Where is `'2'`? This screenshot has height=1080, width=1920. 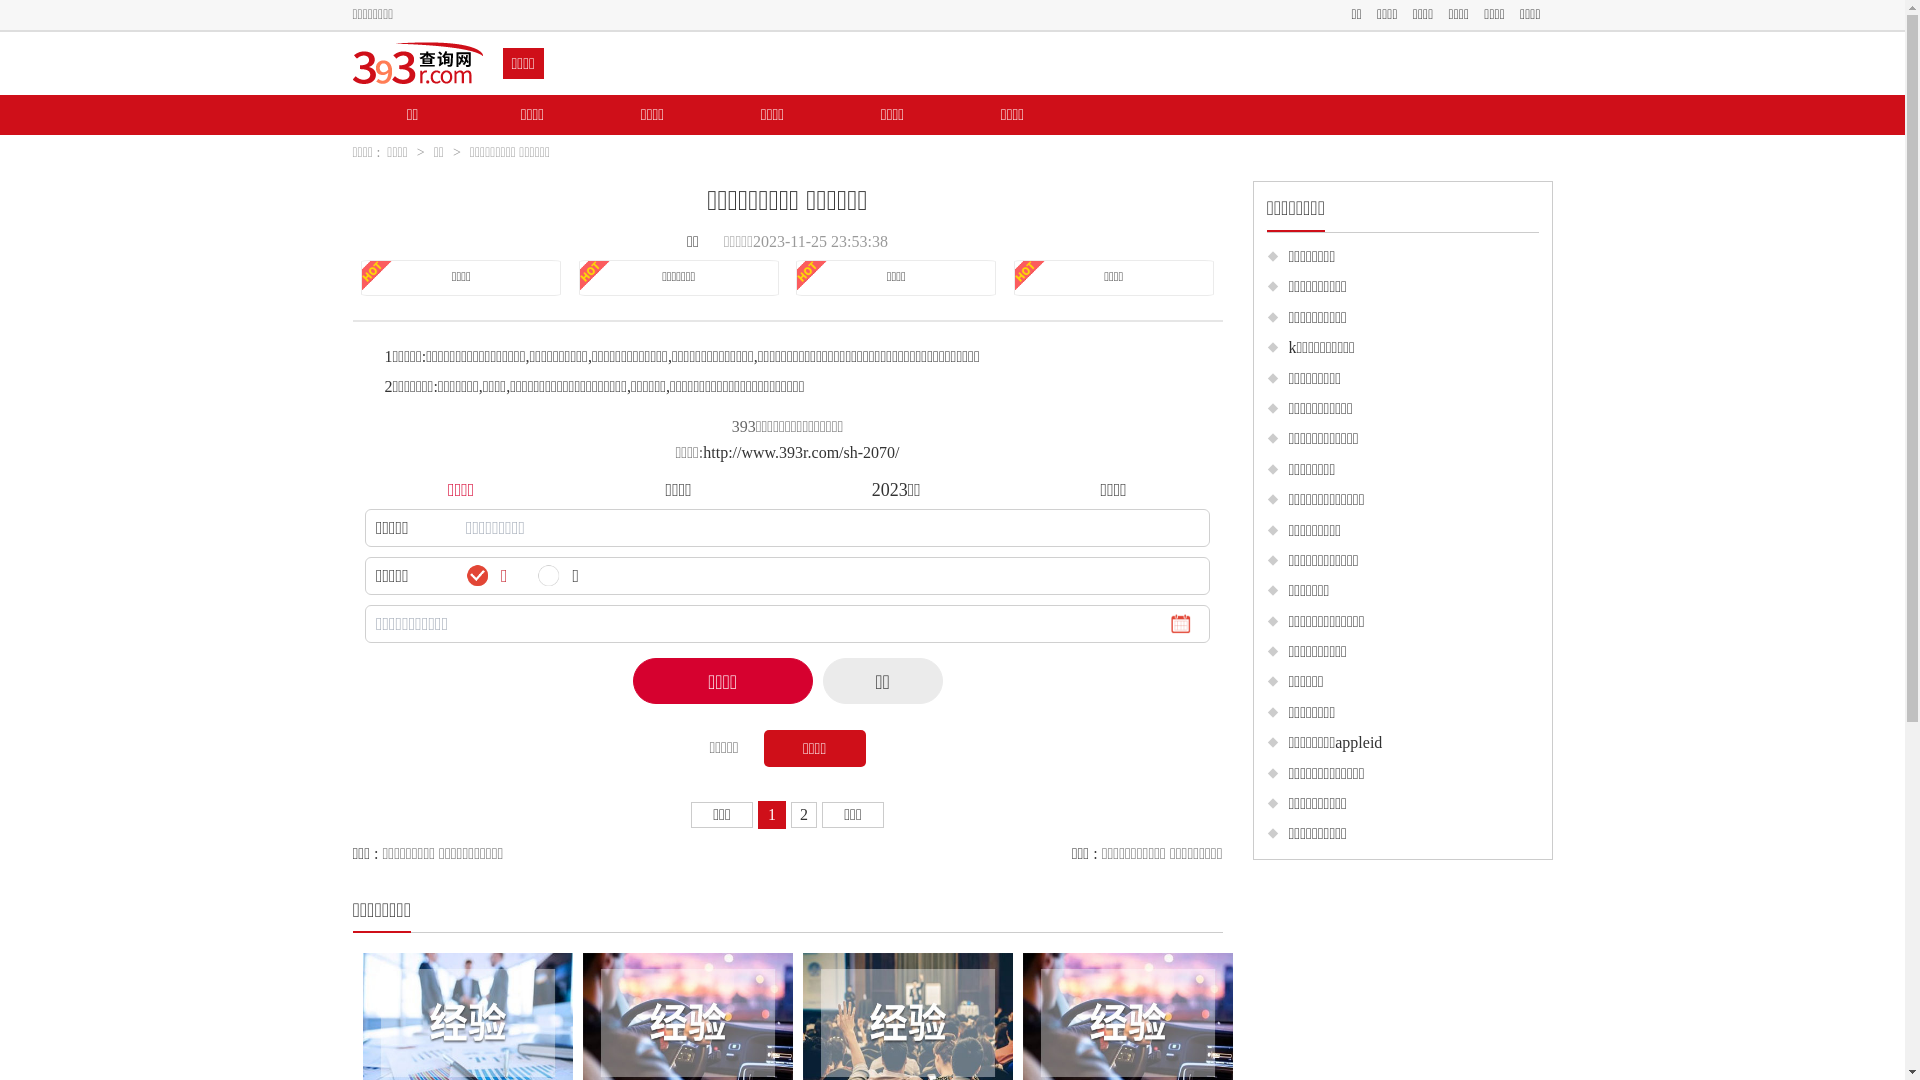 '2' is located at coordinates (804, 814).